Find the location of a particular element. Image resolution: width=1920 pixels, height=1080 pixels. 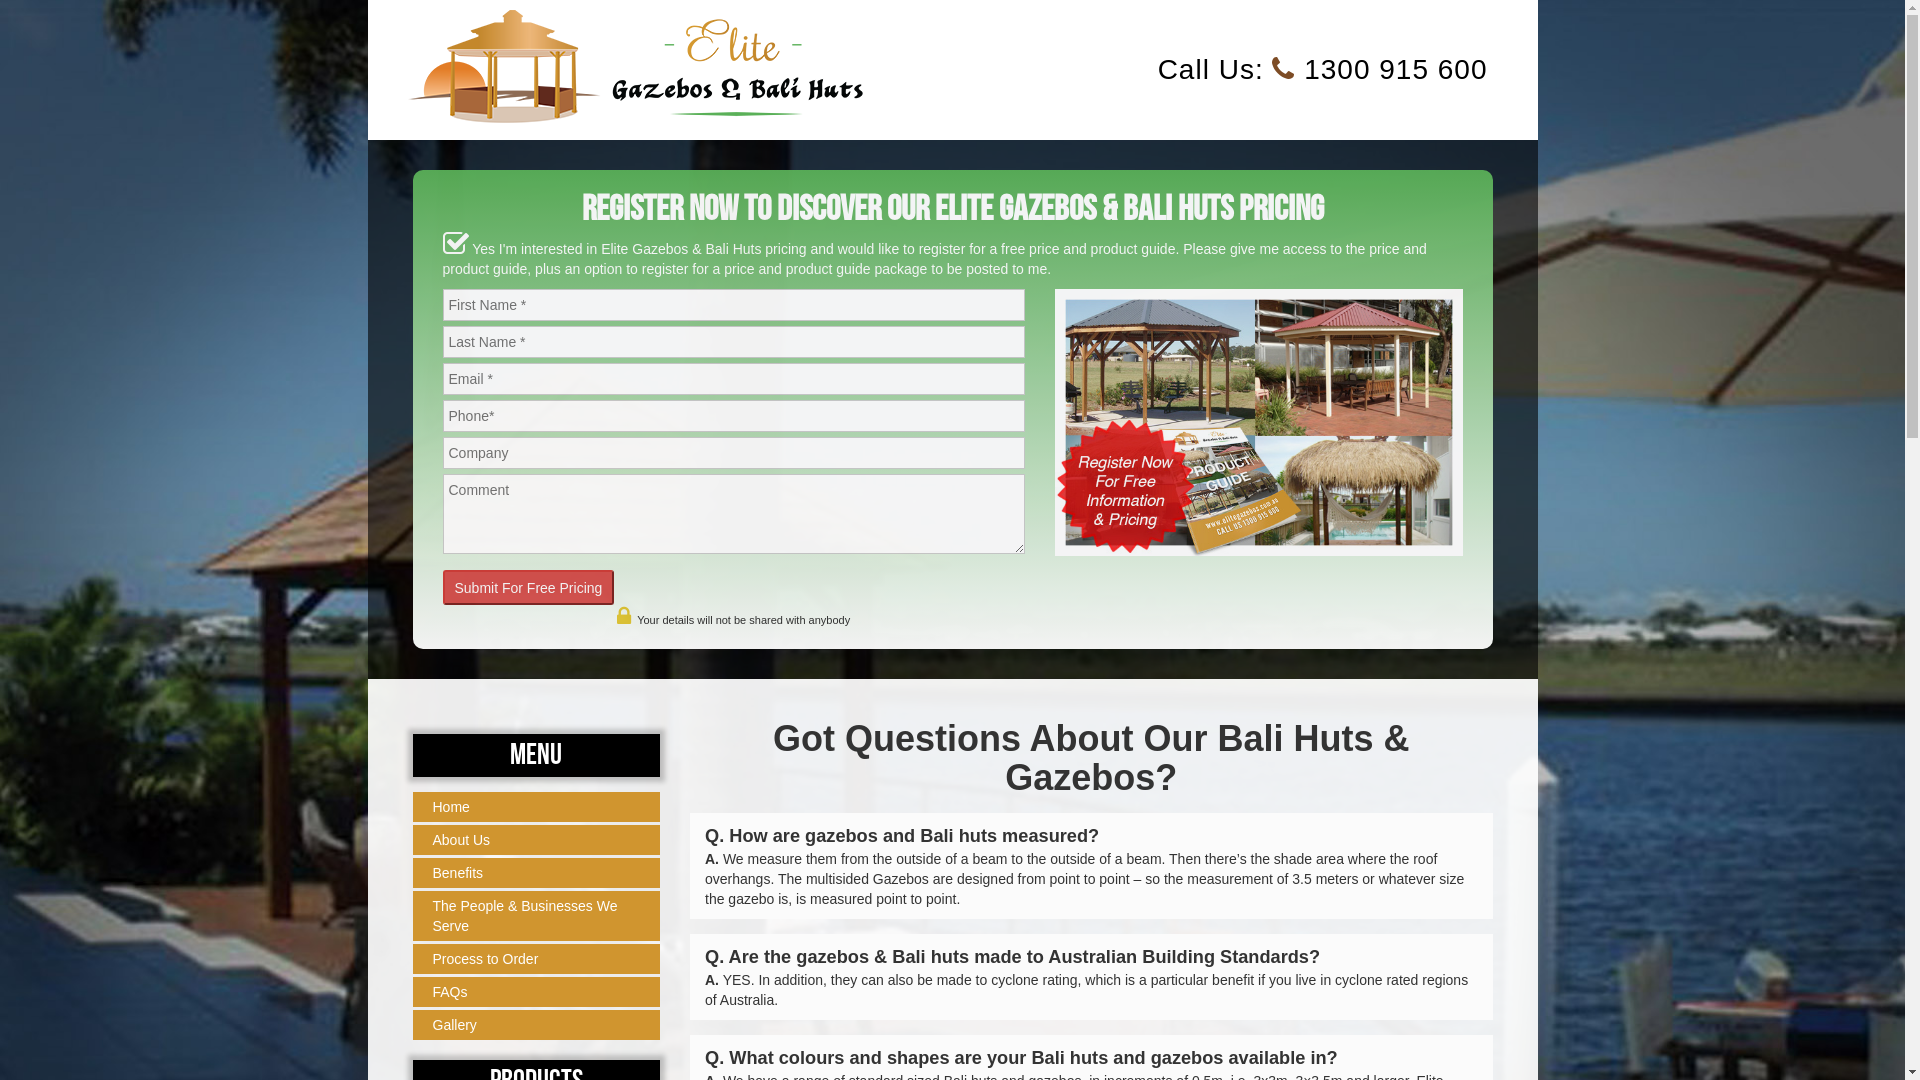

'Benefits' is located at coordinates (536, 871).